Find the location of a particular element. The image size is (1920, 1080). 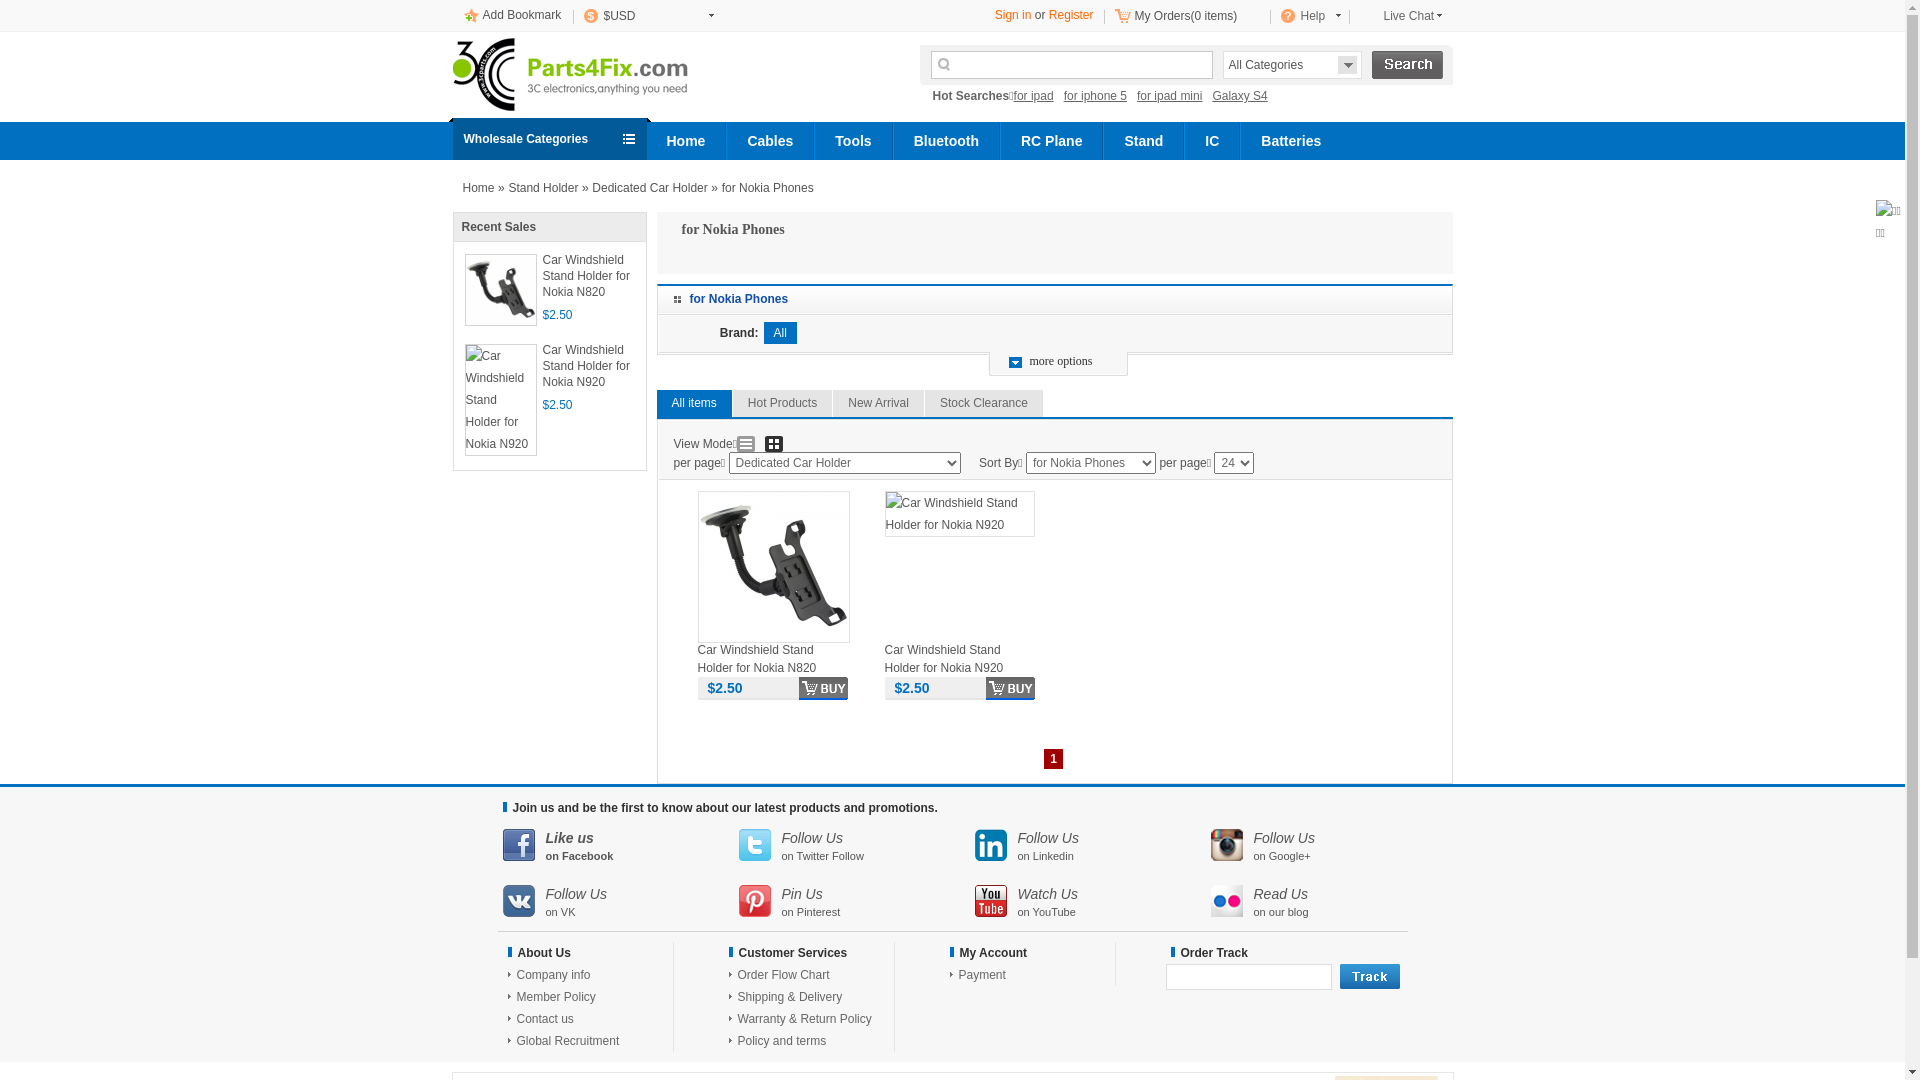

'for ipad' is located at coordinates (1038, 96).